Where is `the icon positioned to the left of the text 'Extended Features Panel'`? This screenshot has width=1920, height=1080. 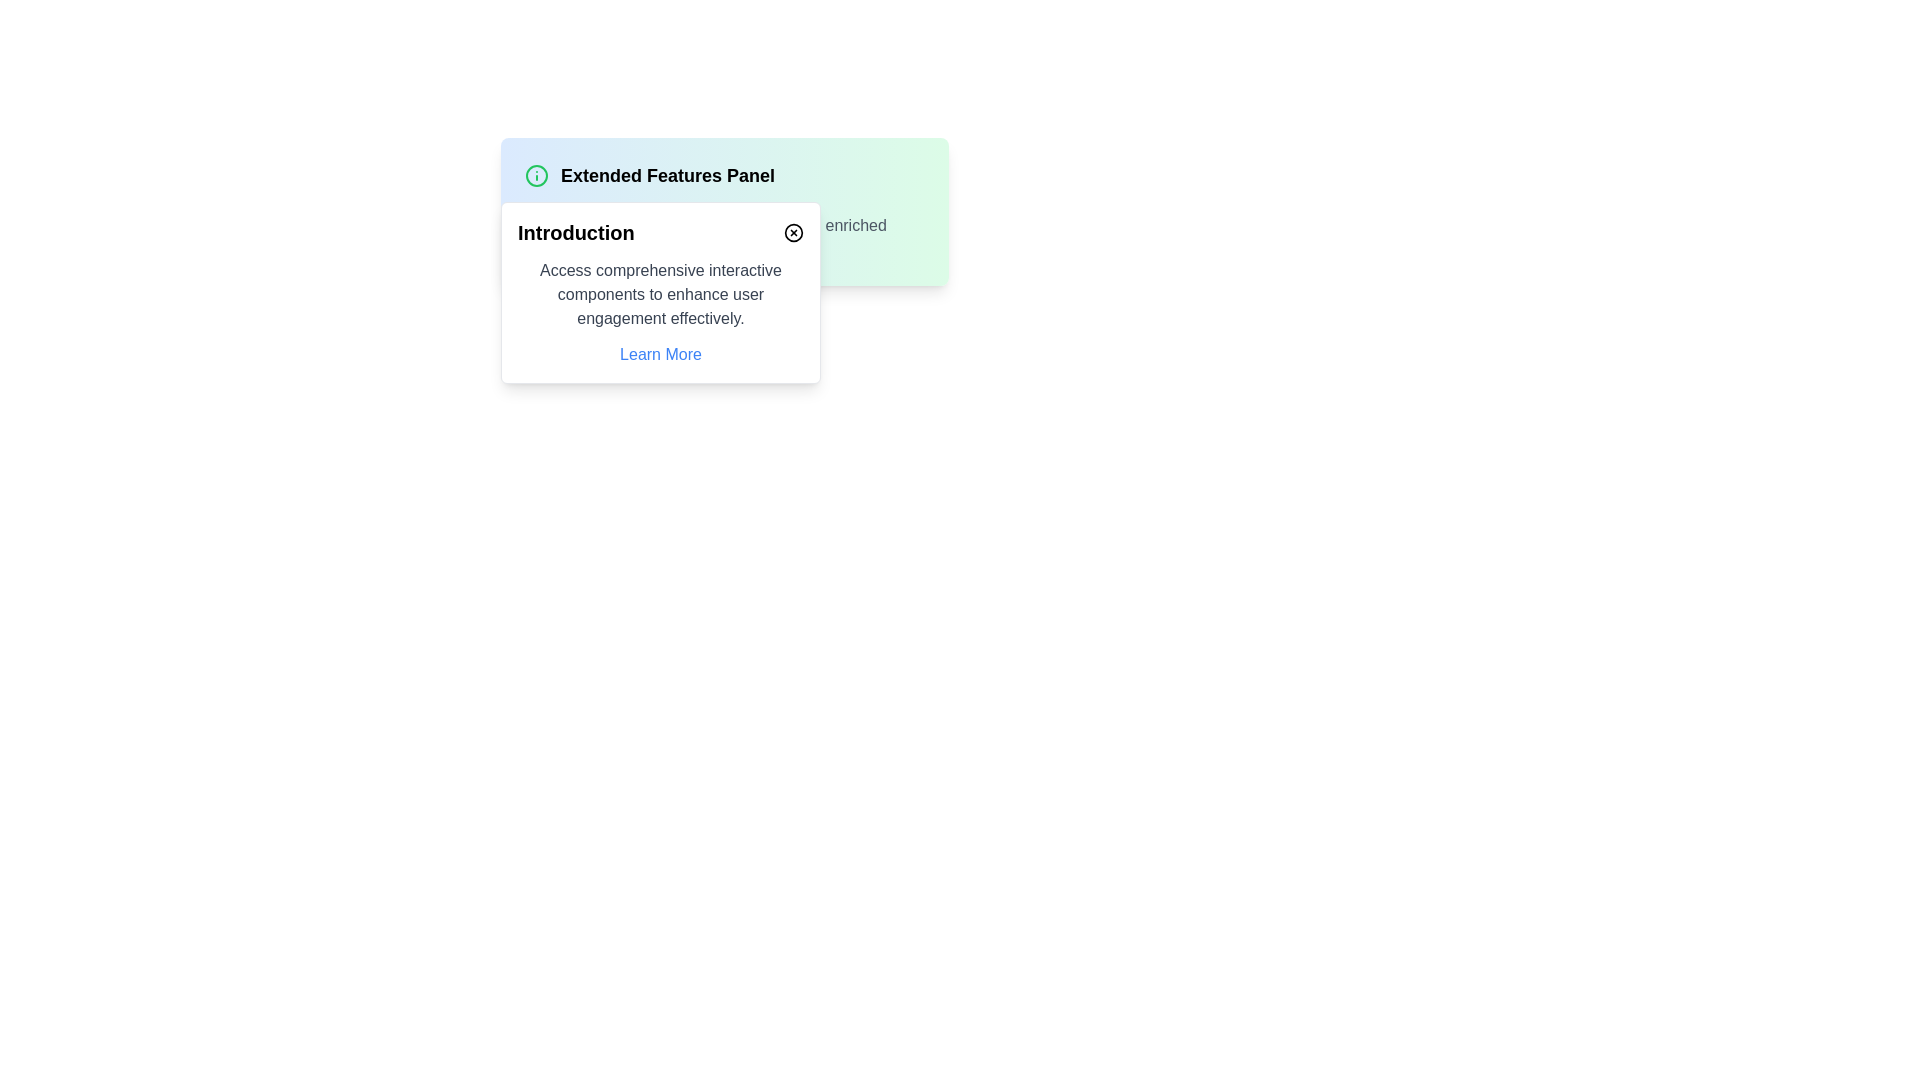
the icon positioned to the left of the text 'Extended Features Panel' is located at coordinates (537, 175).